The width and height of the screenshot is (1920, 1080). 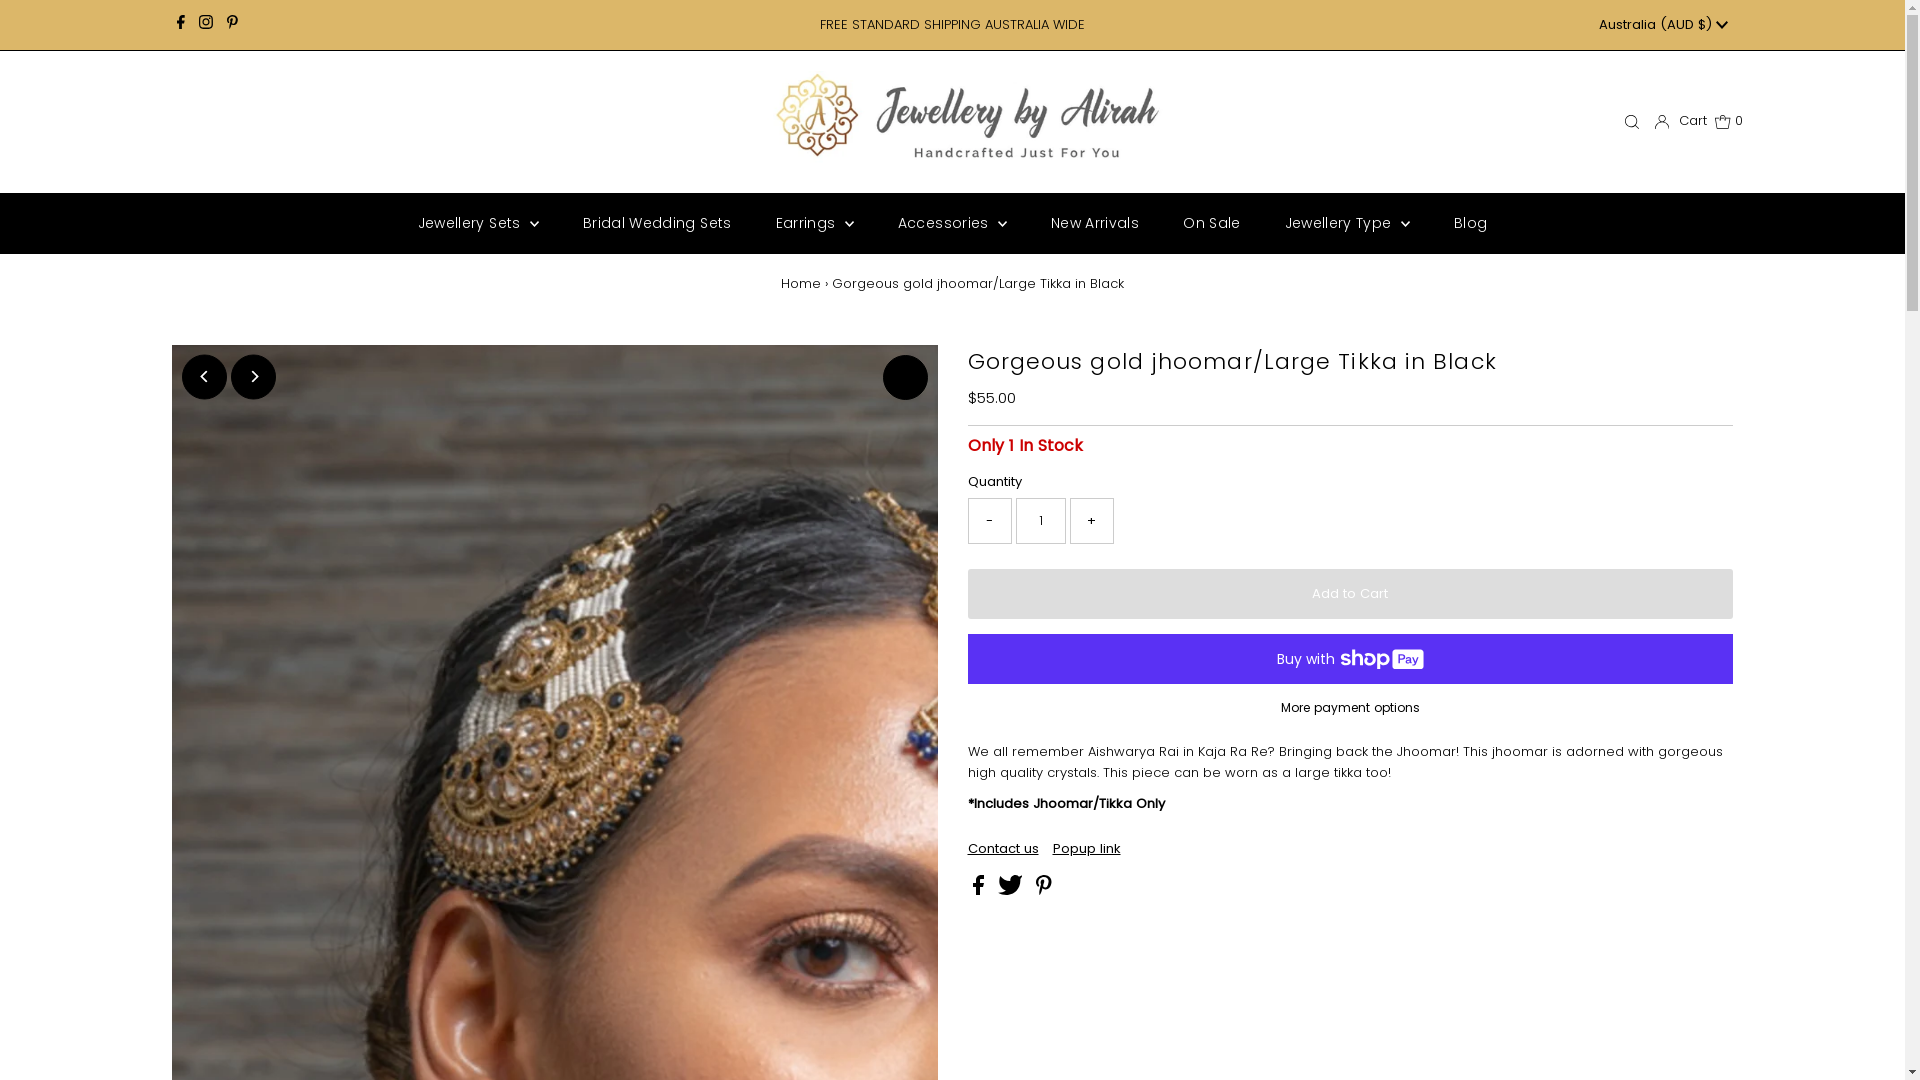 What do you see at coordinates (1210, 223) in the screenshot?
I see `'On Sale'` at bounding box center [1210, 223].